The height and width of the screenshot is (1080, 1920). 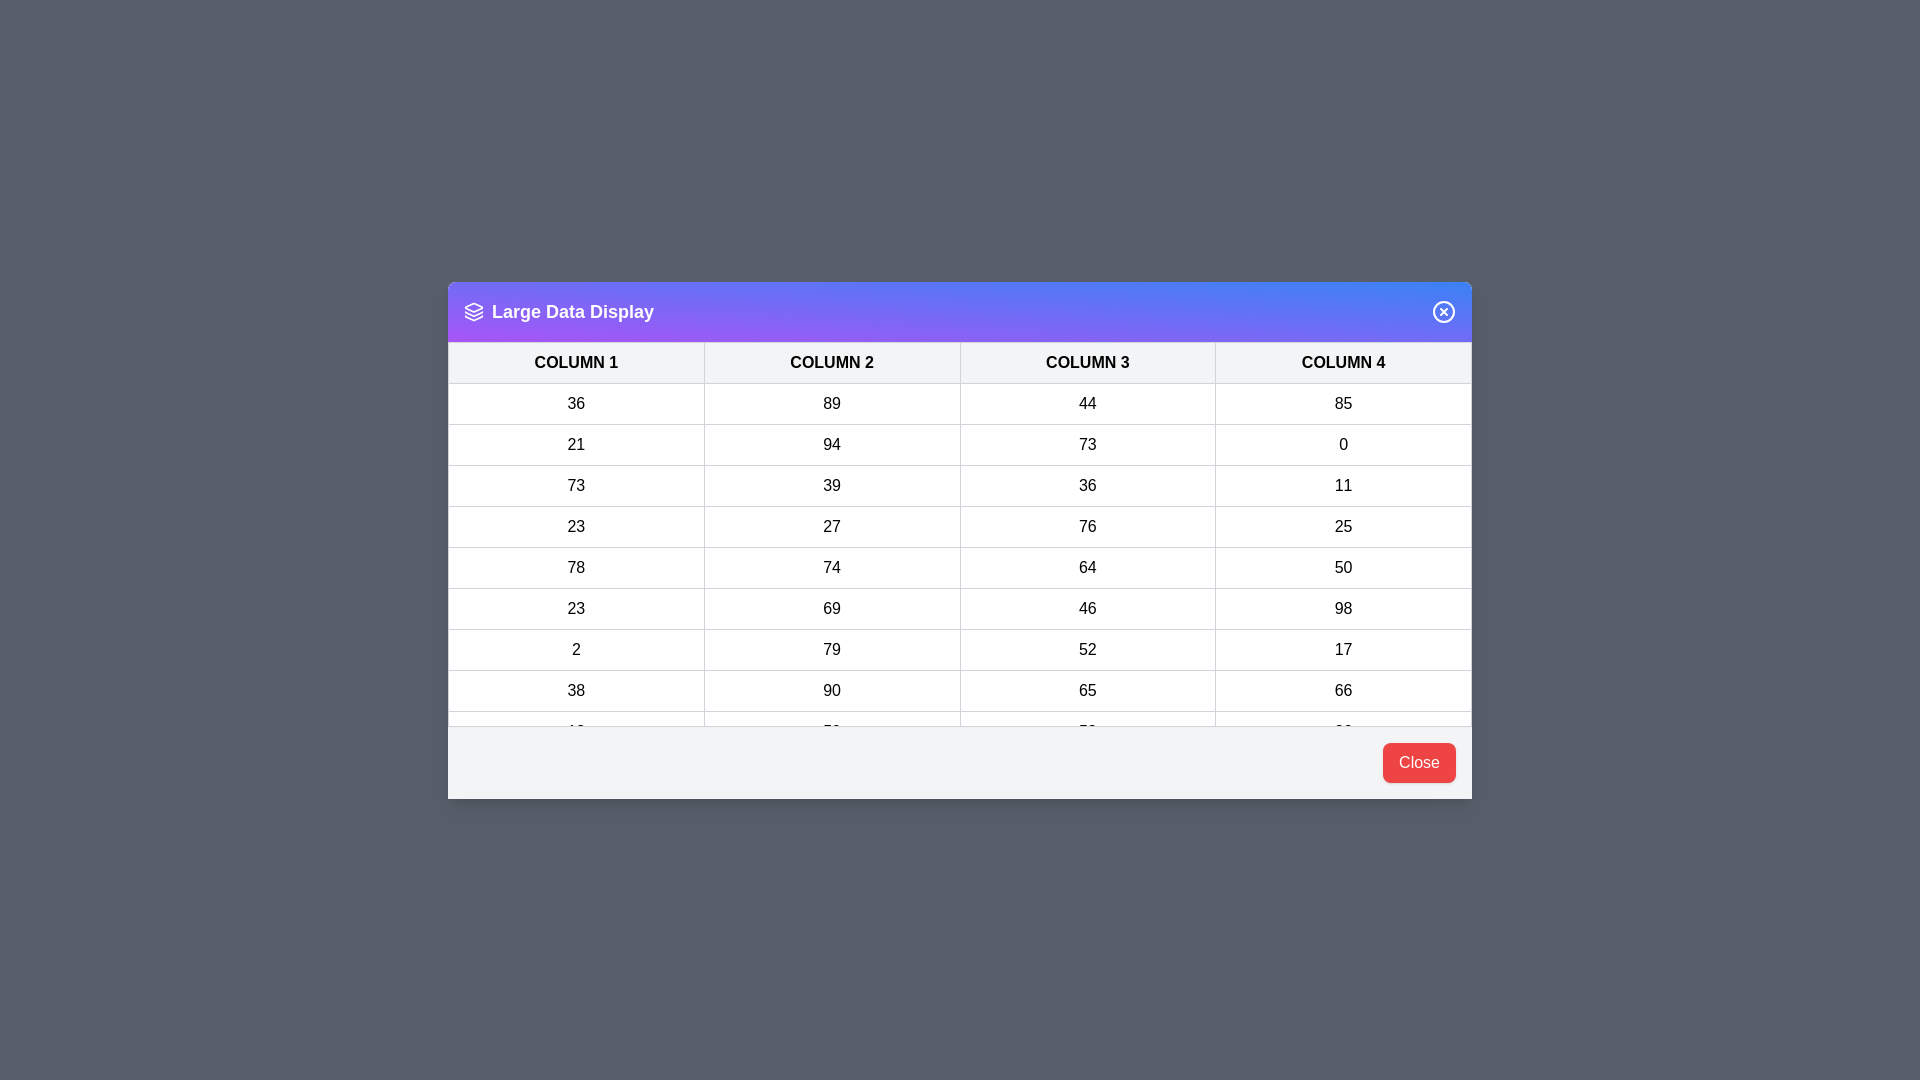 What do you see at coordinates (1444, 311) in the screenshot?
I see `the close button in the header to close the dialog` at bounding box center [1444, 311].